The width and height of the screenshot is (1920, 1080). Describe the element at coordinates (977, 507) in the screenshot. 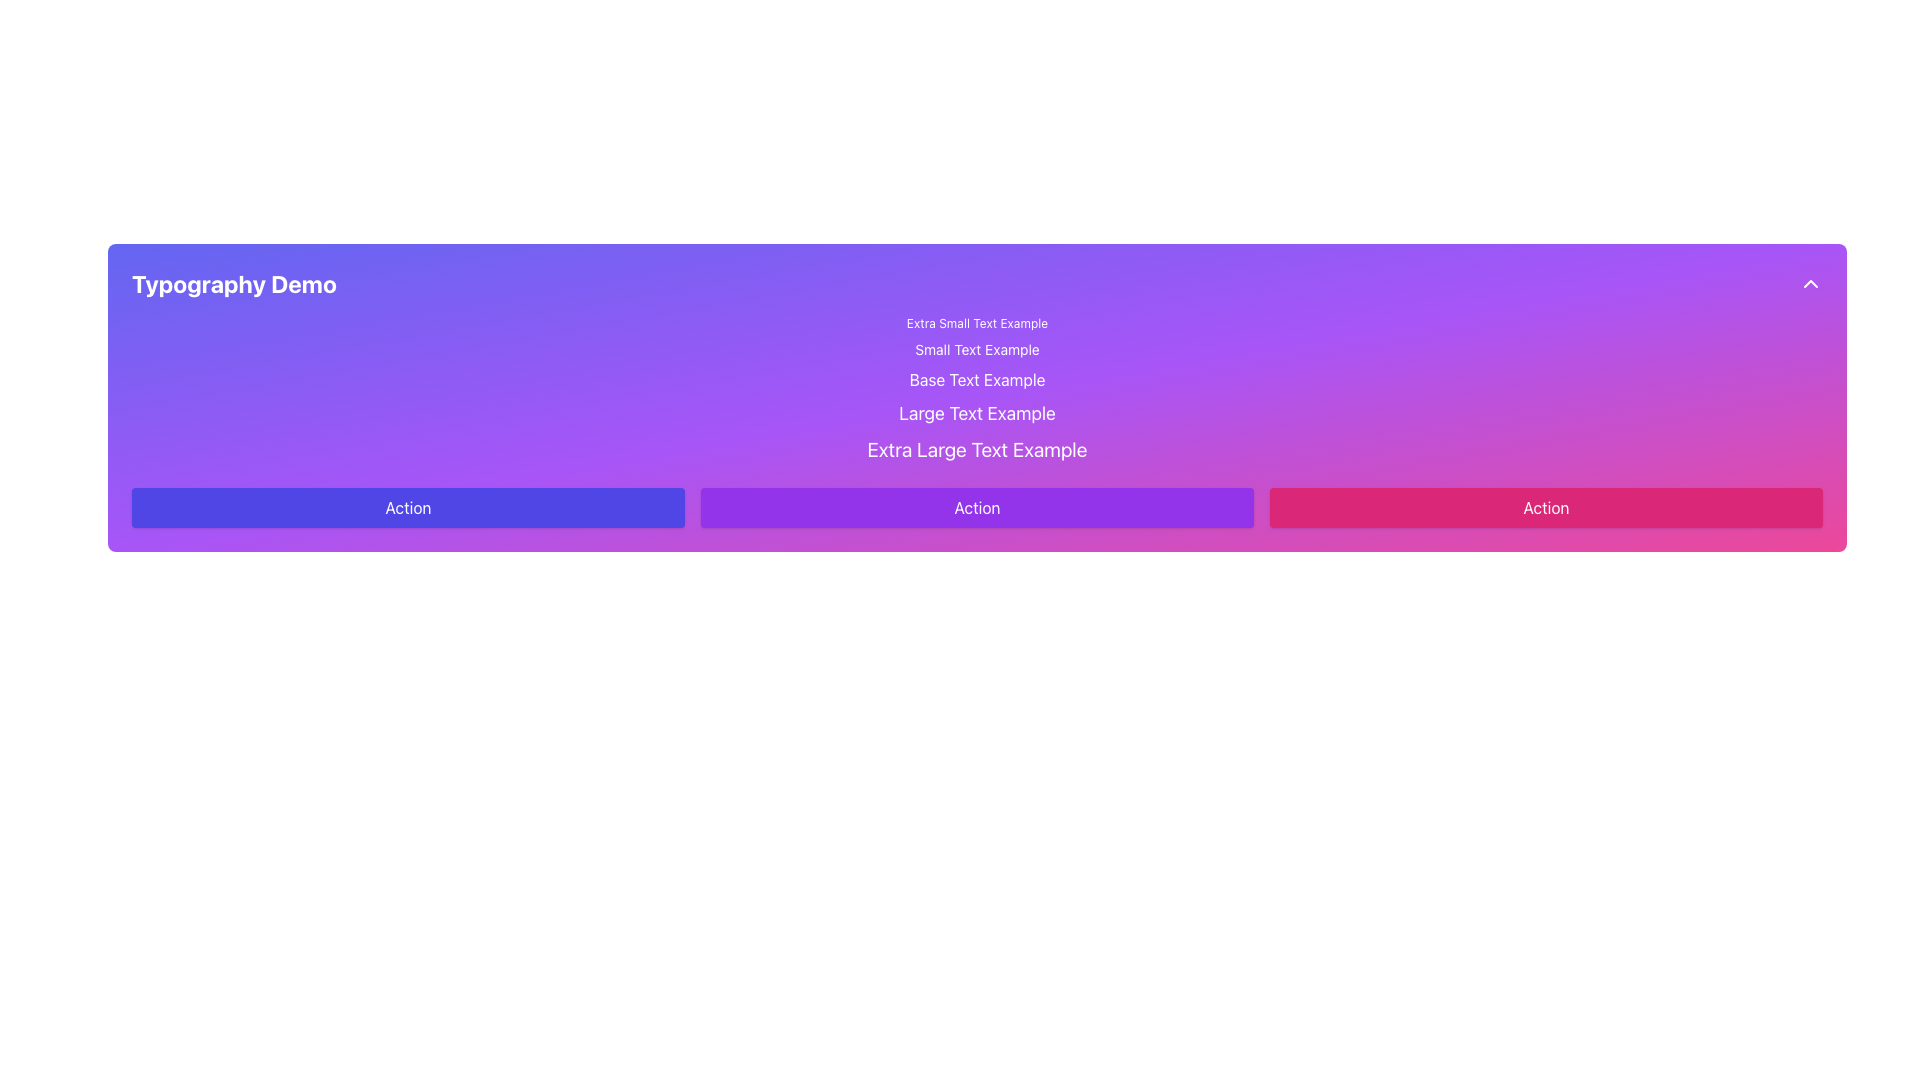

I see `the second button in the grid layout, which is centrally aligned and located towards the bottom of the interface` at that location.